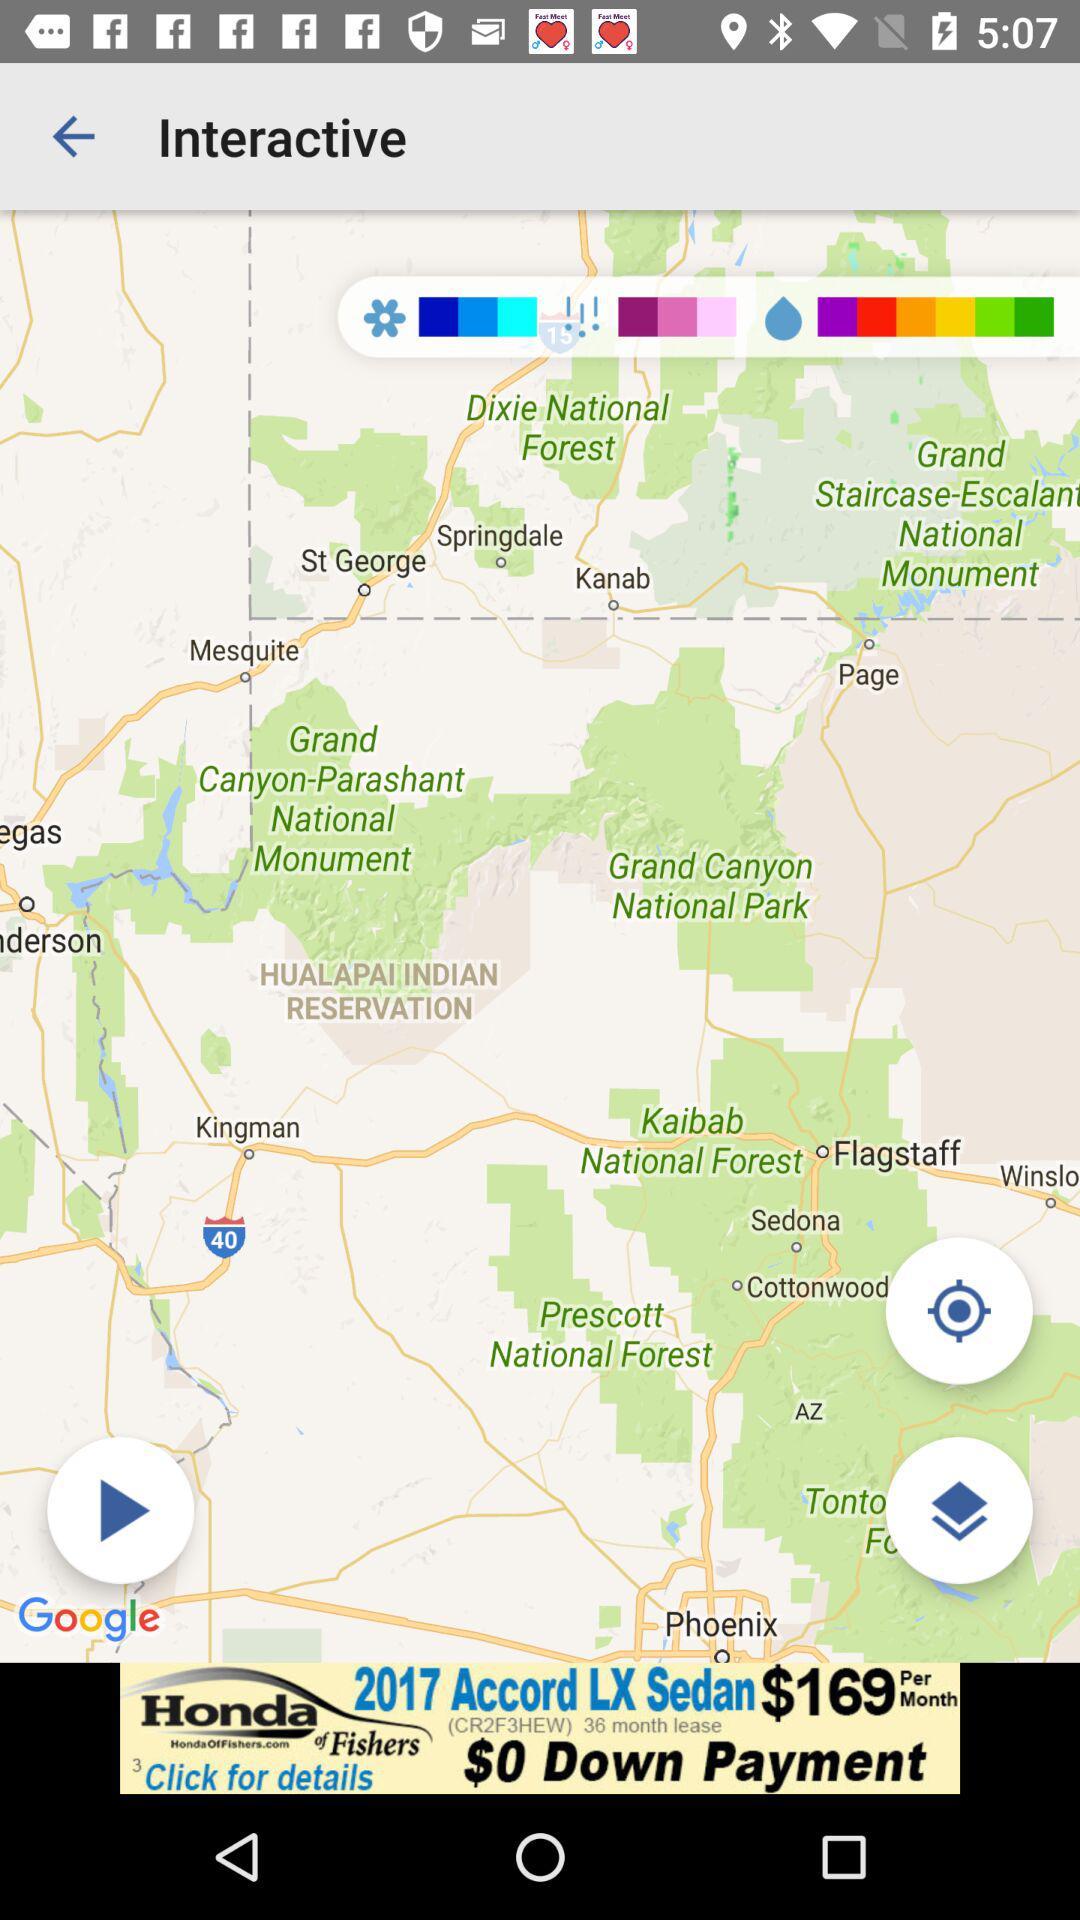  I want to click on the play icon, so click(120, 1510).